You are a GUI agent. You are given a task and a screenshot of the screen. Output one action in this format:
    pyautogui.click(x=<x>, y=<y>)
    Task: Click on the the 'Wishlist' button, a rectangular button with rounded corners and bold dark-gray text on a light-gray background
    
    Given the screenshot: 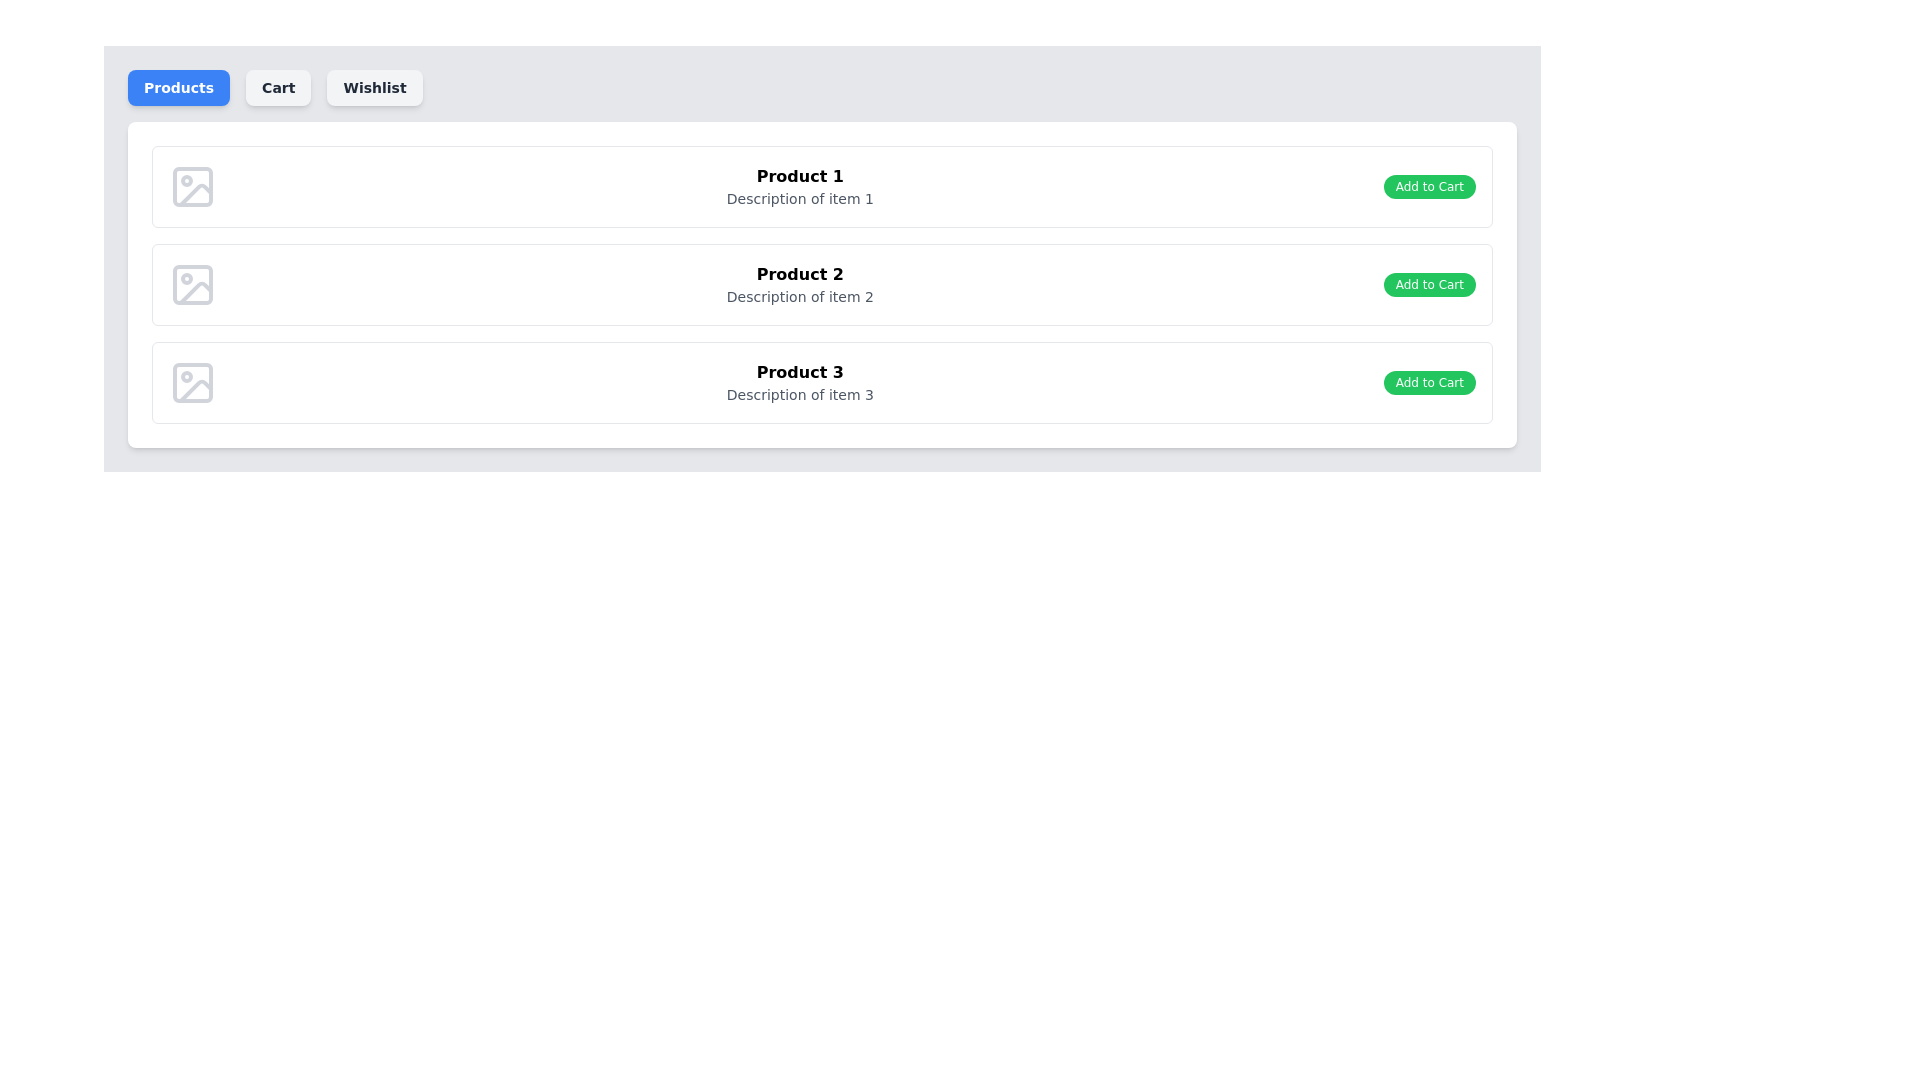 What is the action you would take?
    pyautogui.click(x=374, y=87)
    